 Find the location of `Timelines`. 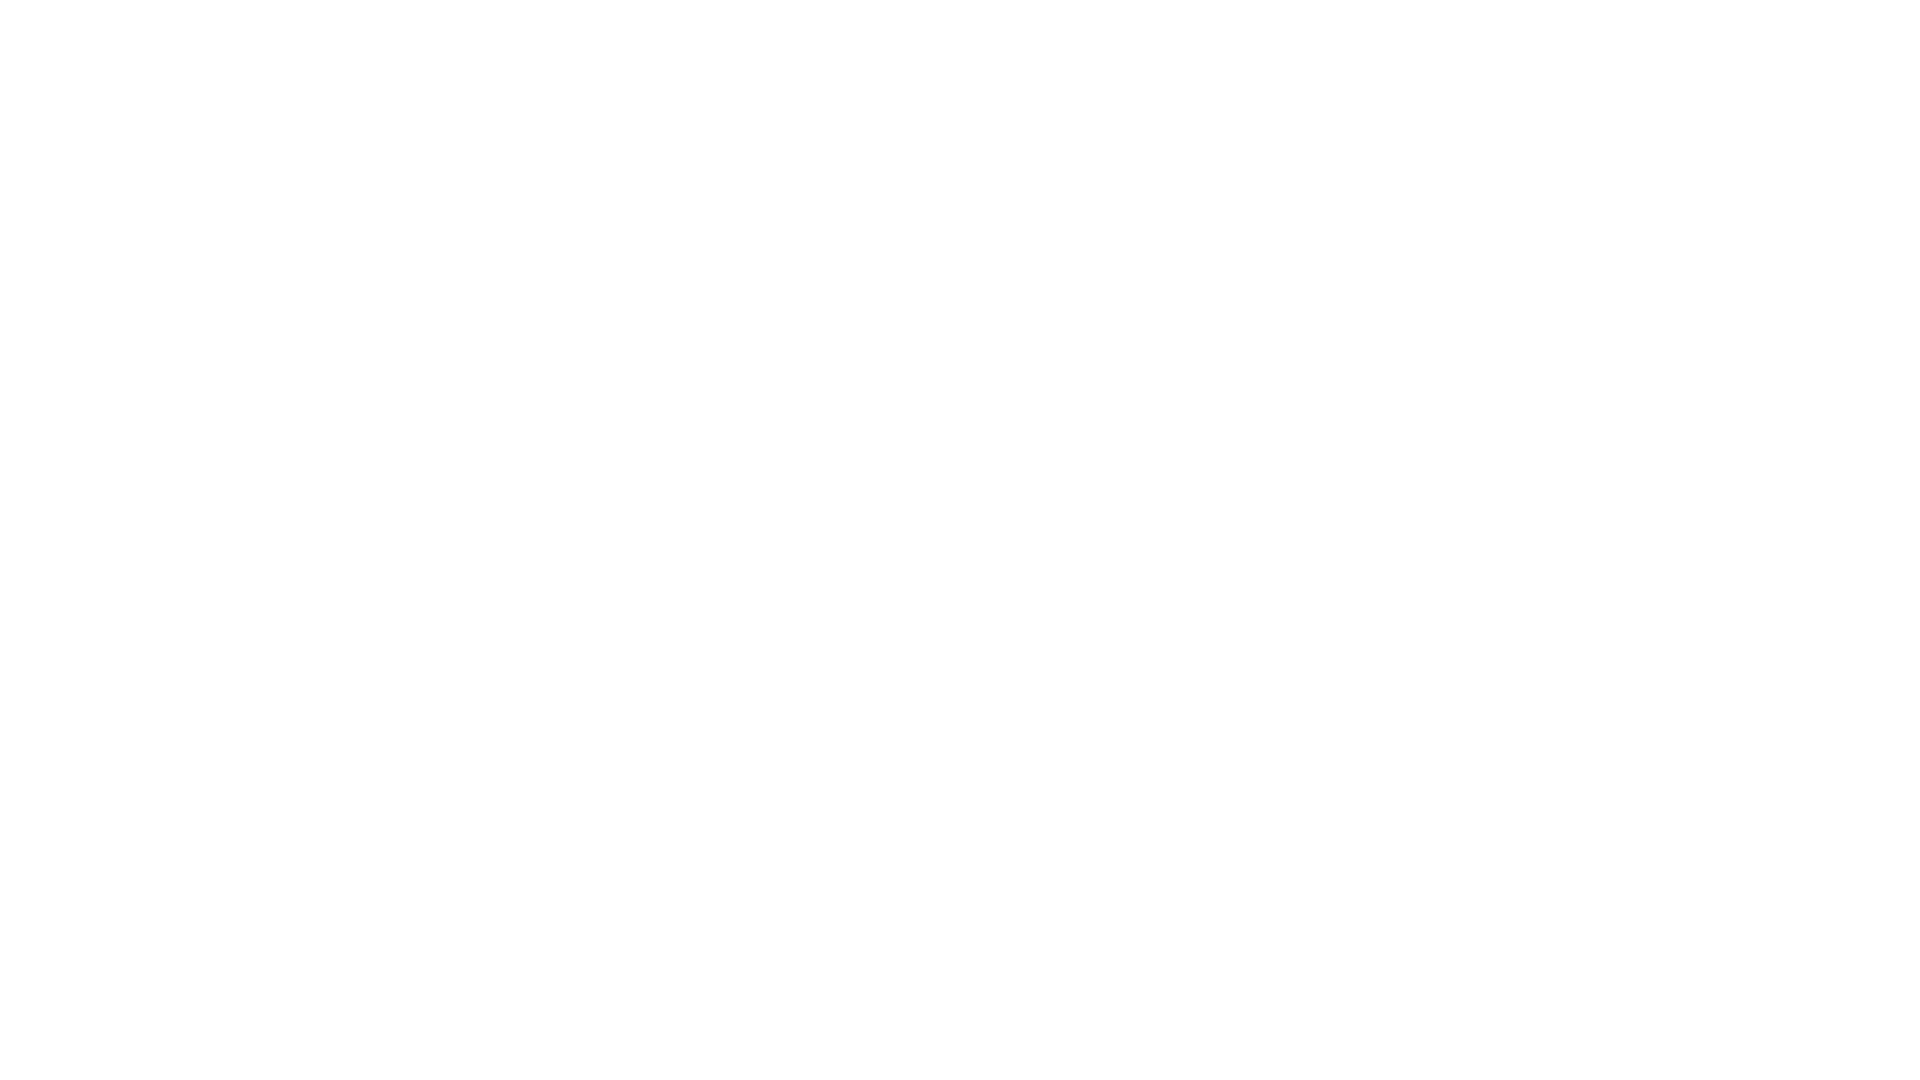

Timelines is located at coordinates (1266, 372).